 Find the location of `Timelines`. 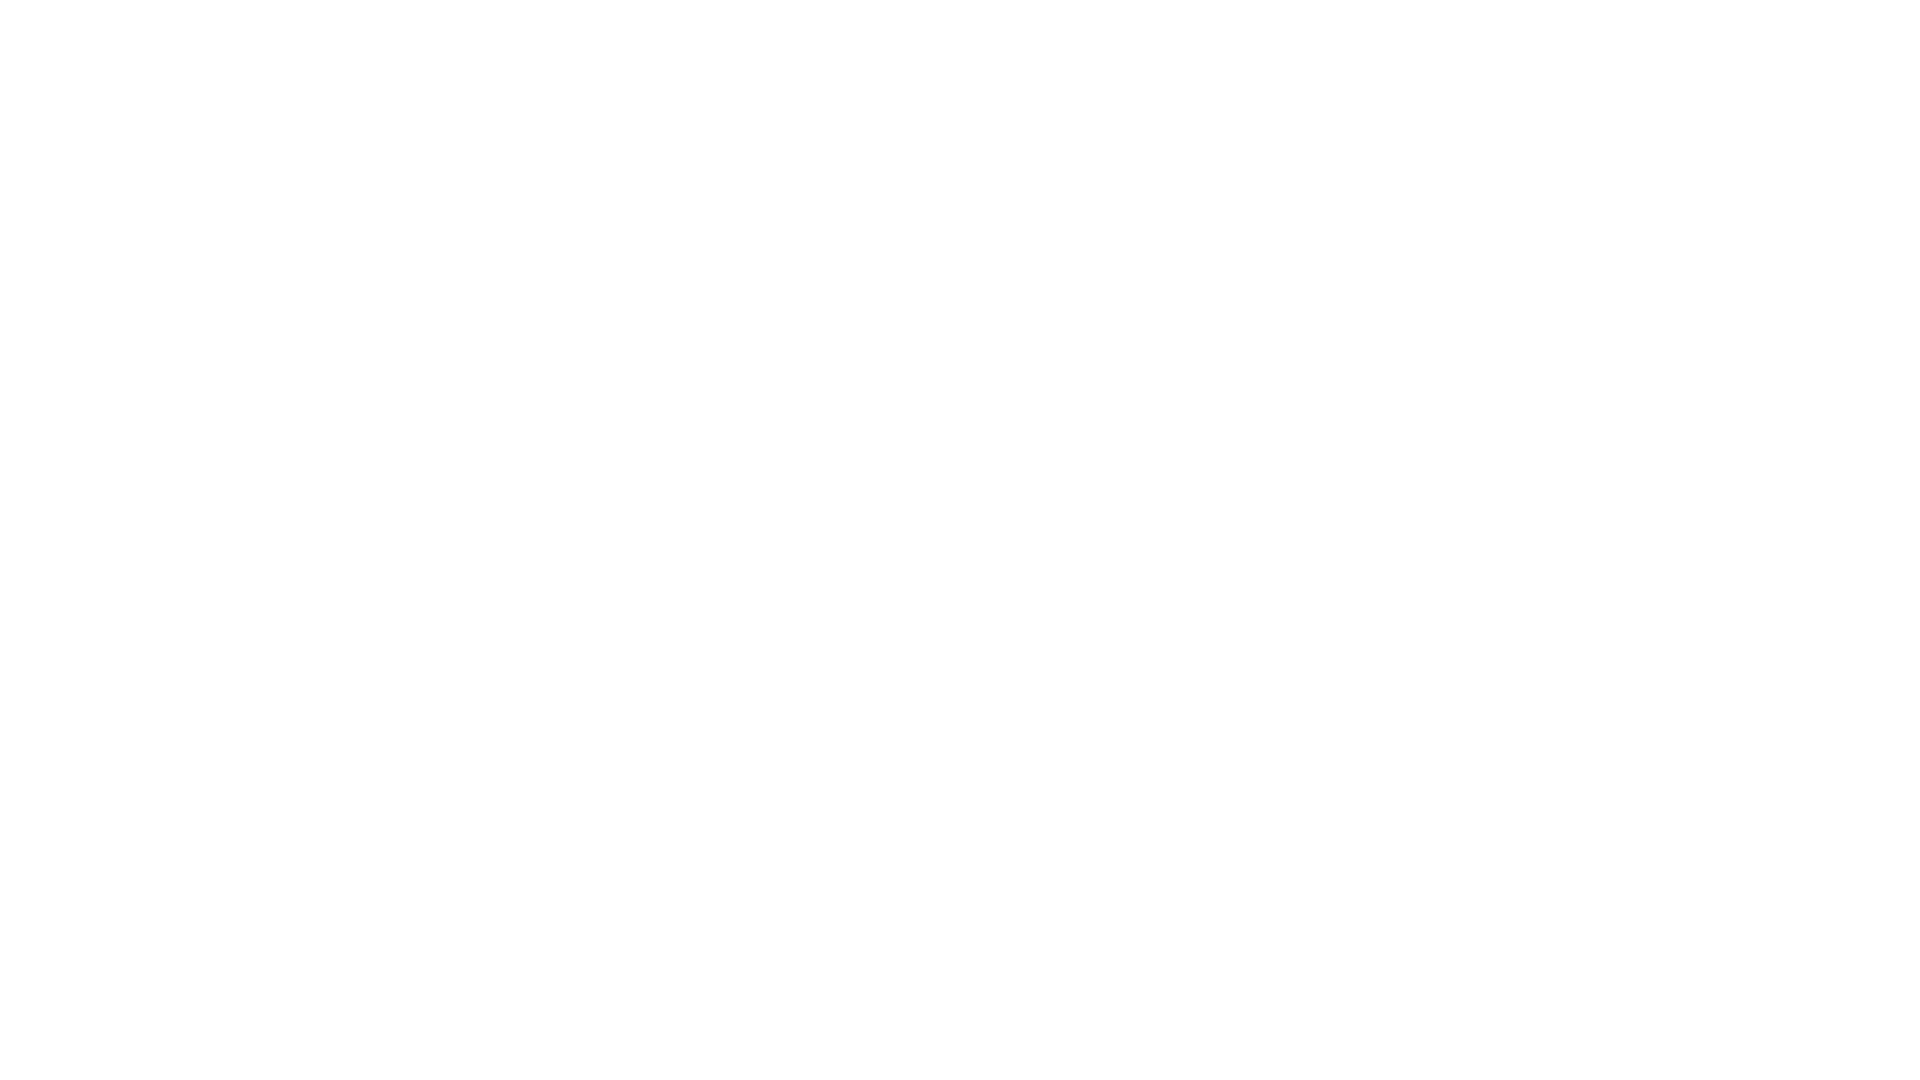

Timelines is located at coordinates (1266, 372).